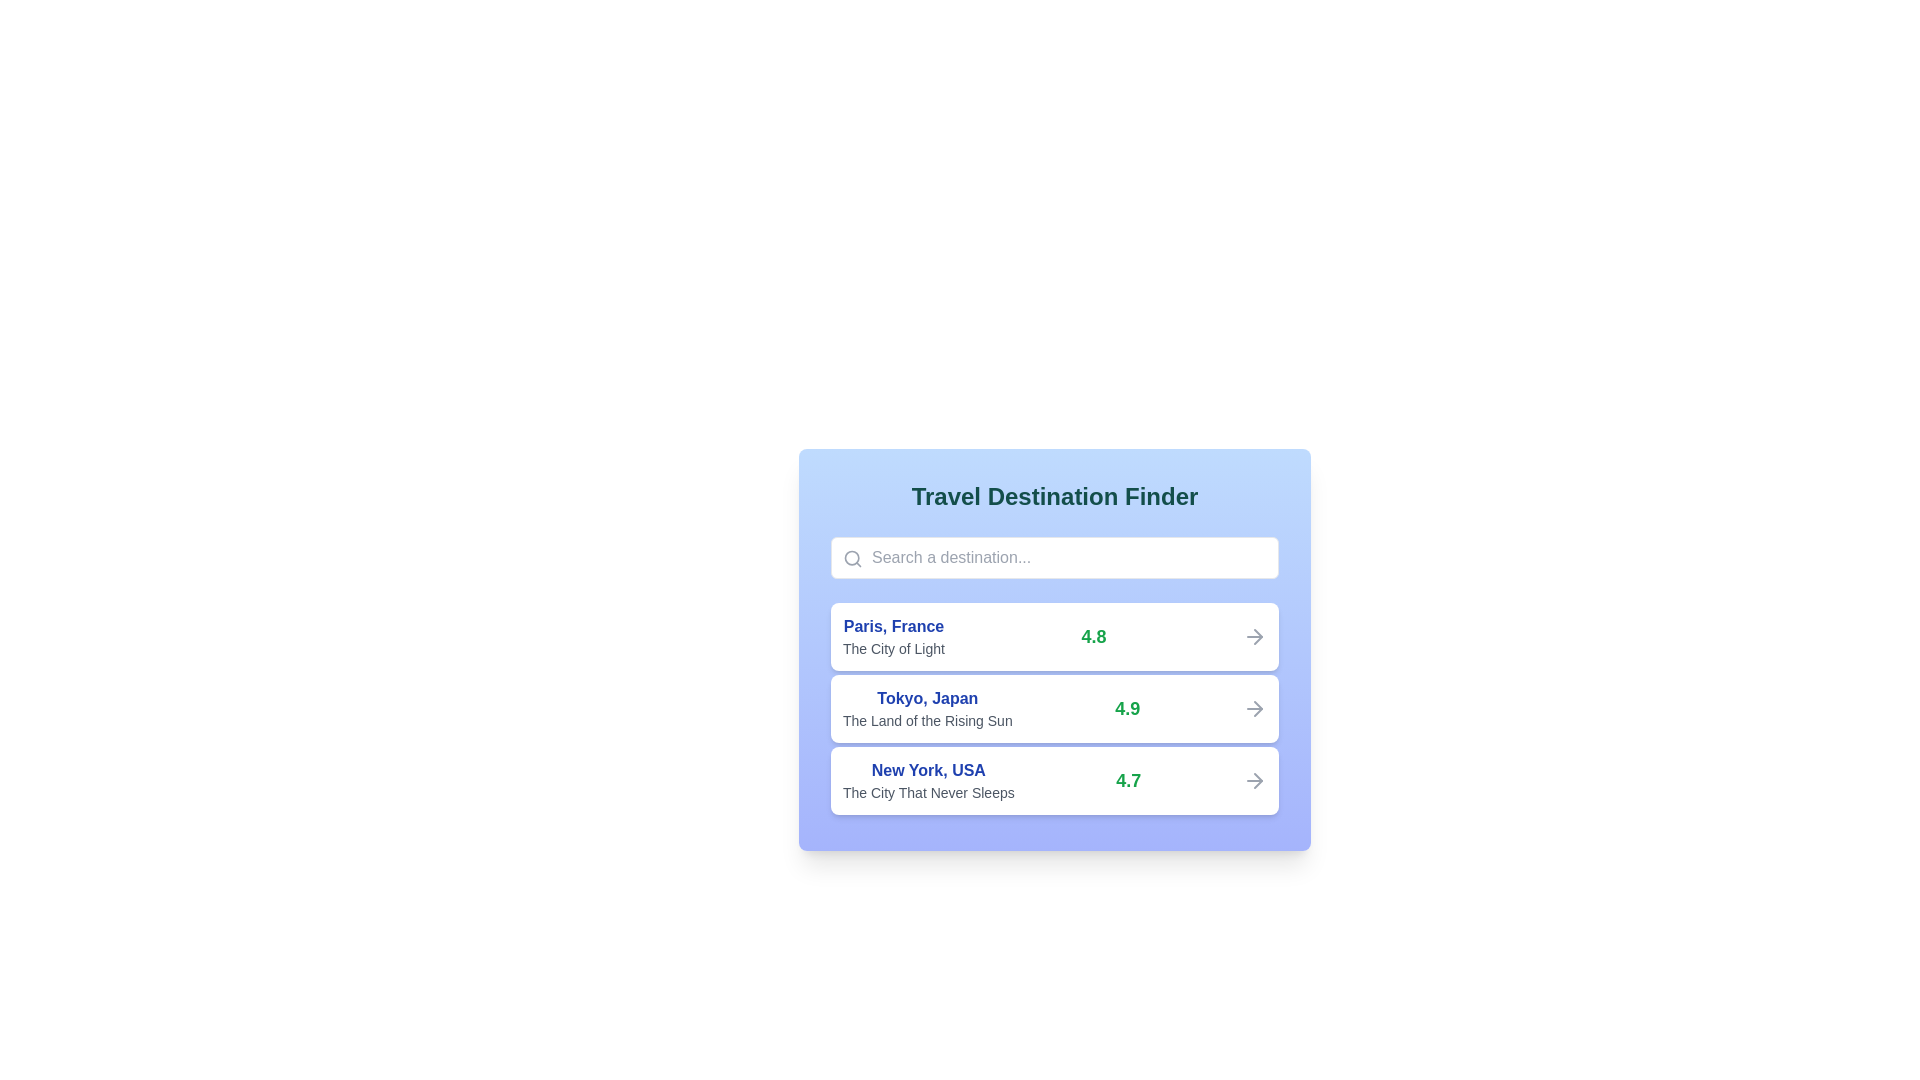 The width and height of the screenshot is (1920, 1080). I want to click on the search input field for travel destination, located beneath 'Travel Destination Finder' and above 'Paris, France', so click(1054, 558).